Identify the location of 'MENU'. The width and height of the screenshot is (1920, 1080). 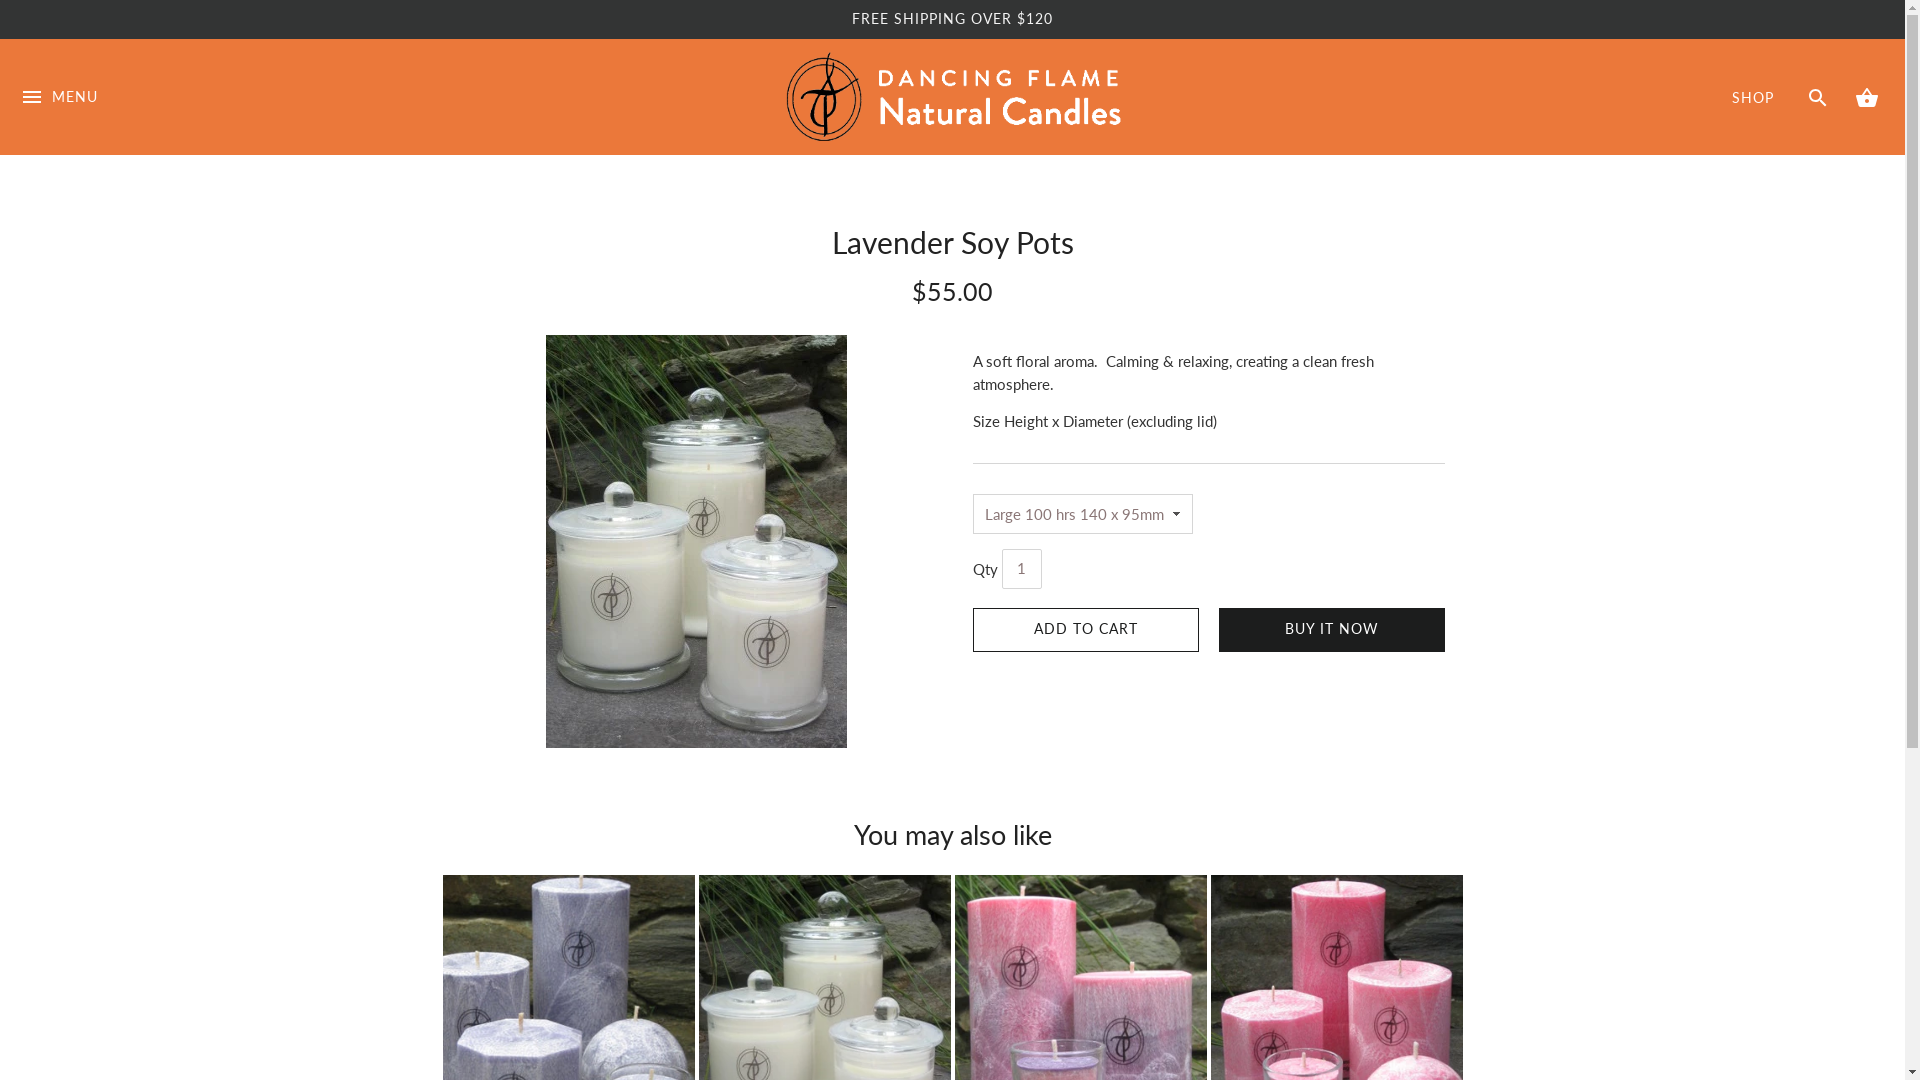
(0, 119).